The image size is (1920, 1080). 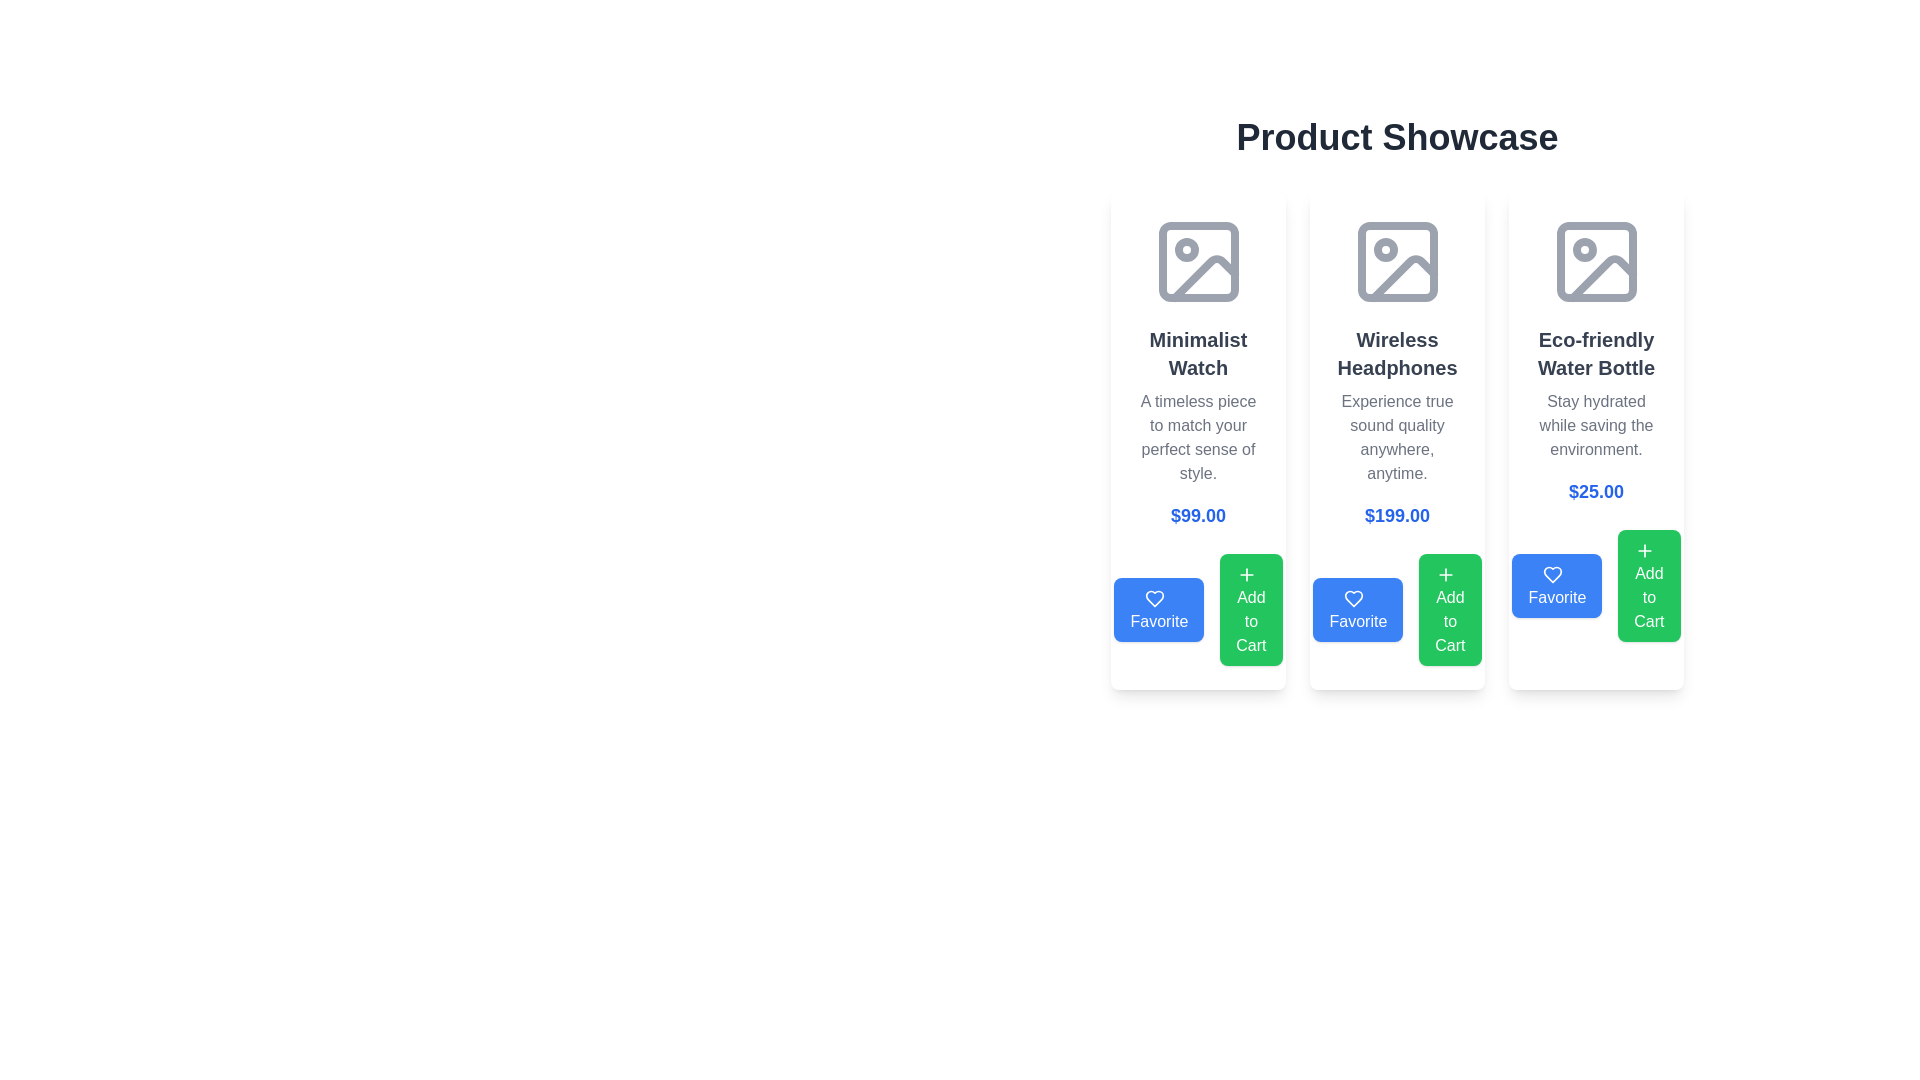 I want to click on the 'Favorite' button located to the left of the 'Add to Cart' button in the middle product card, so click(x=1358, y=608).